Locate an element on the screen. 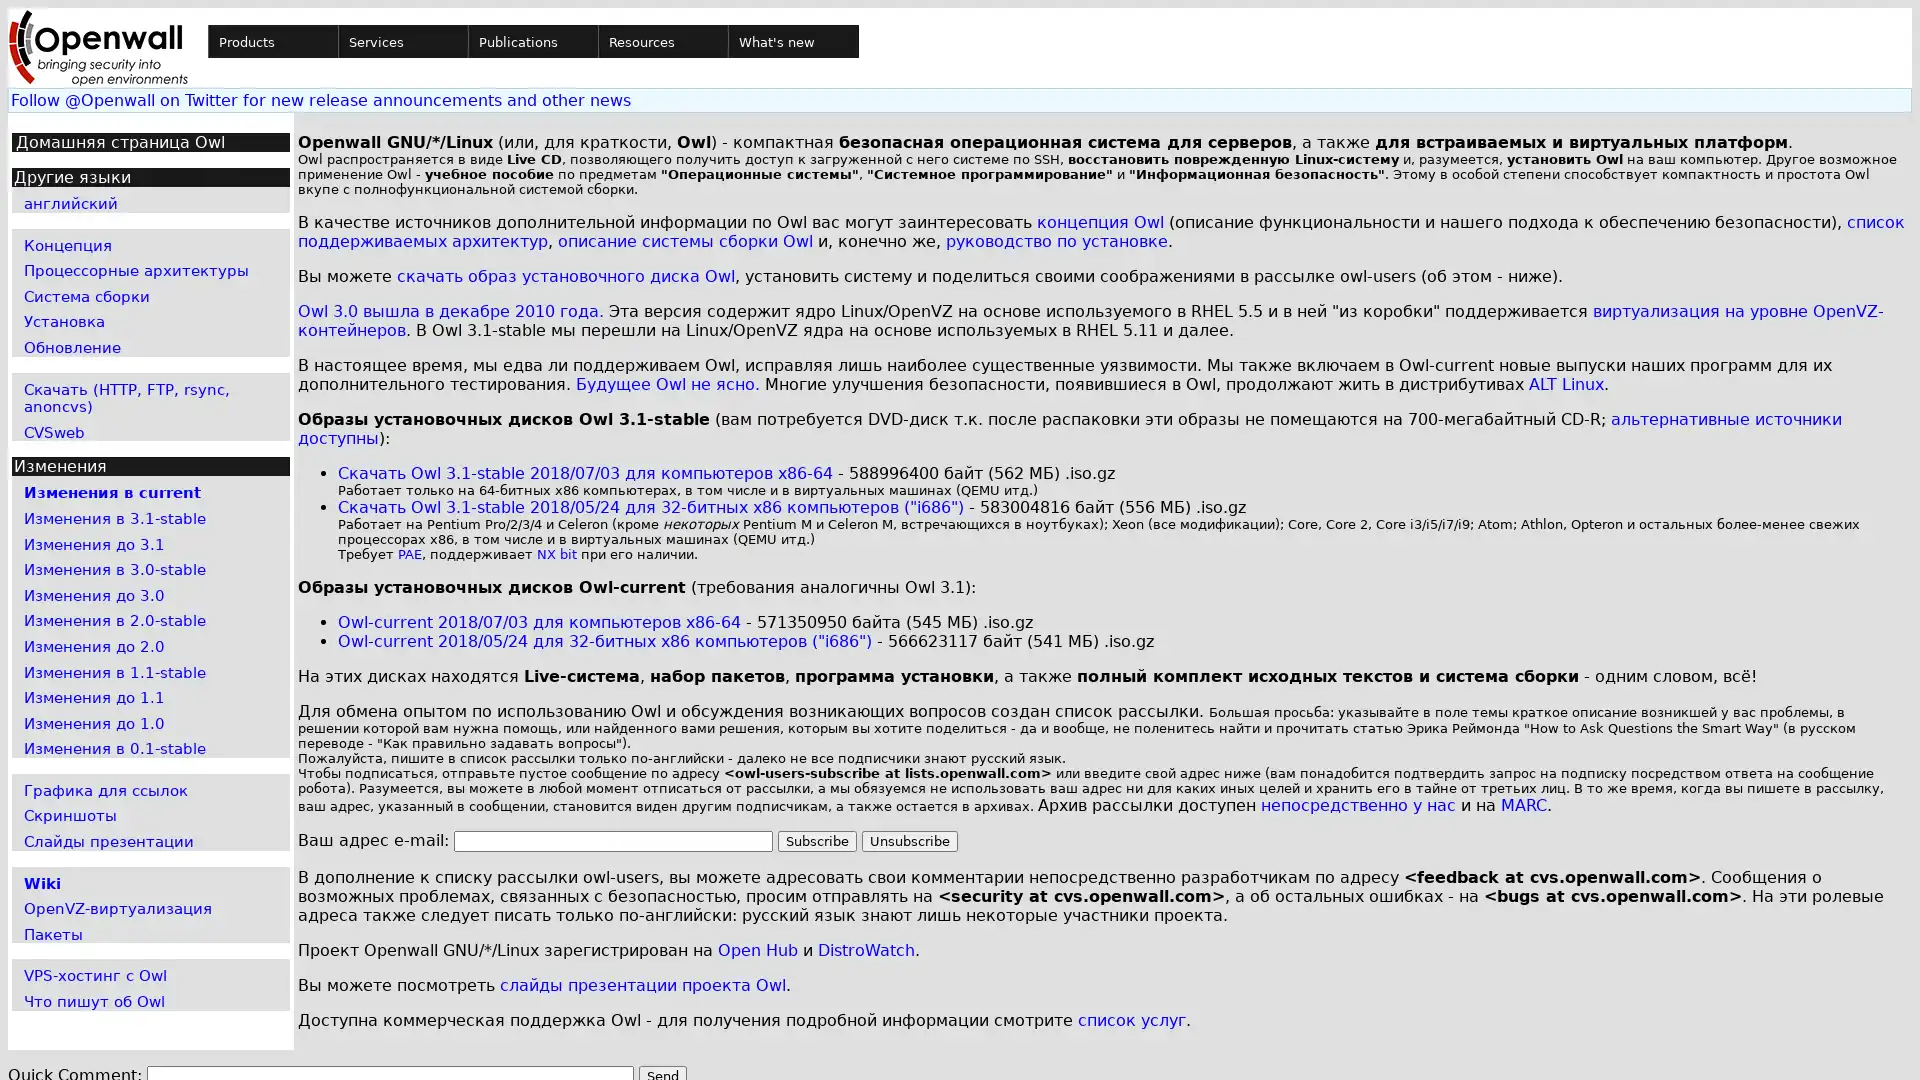  Unsubscribe is located at coordinates (907, 841).